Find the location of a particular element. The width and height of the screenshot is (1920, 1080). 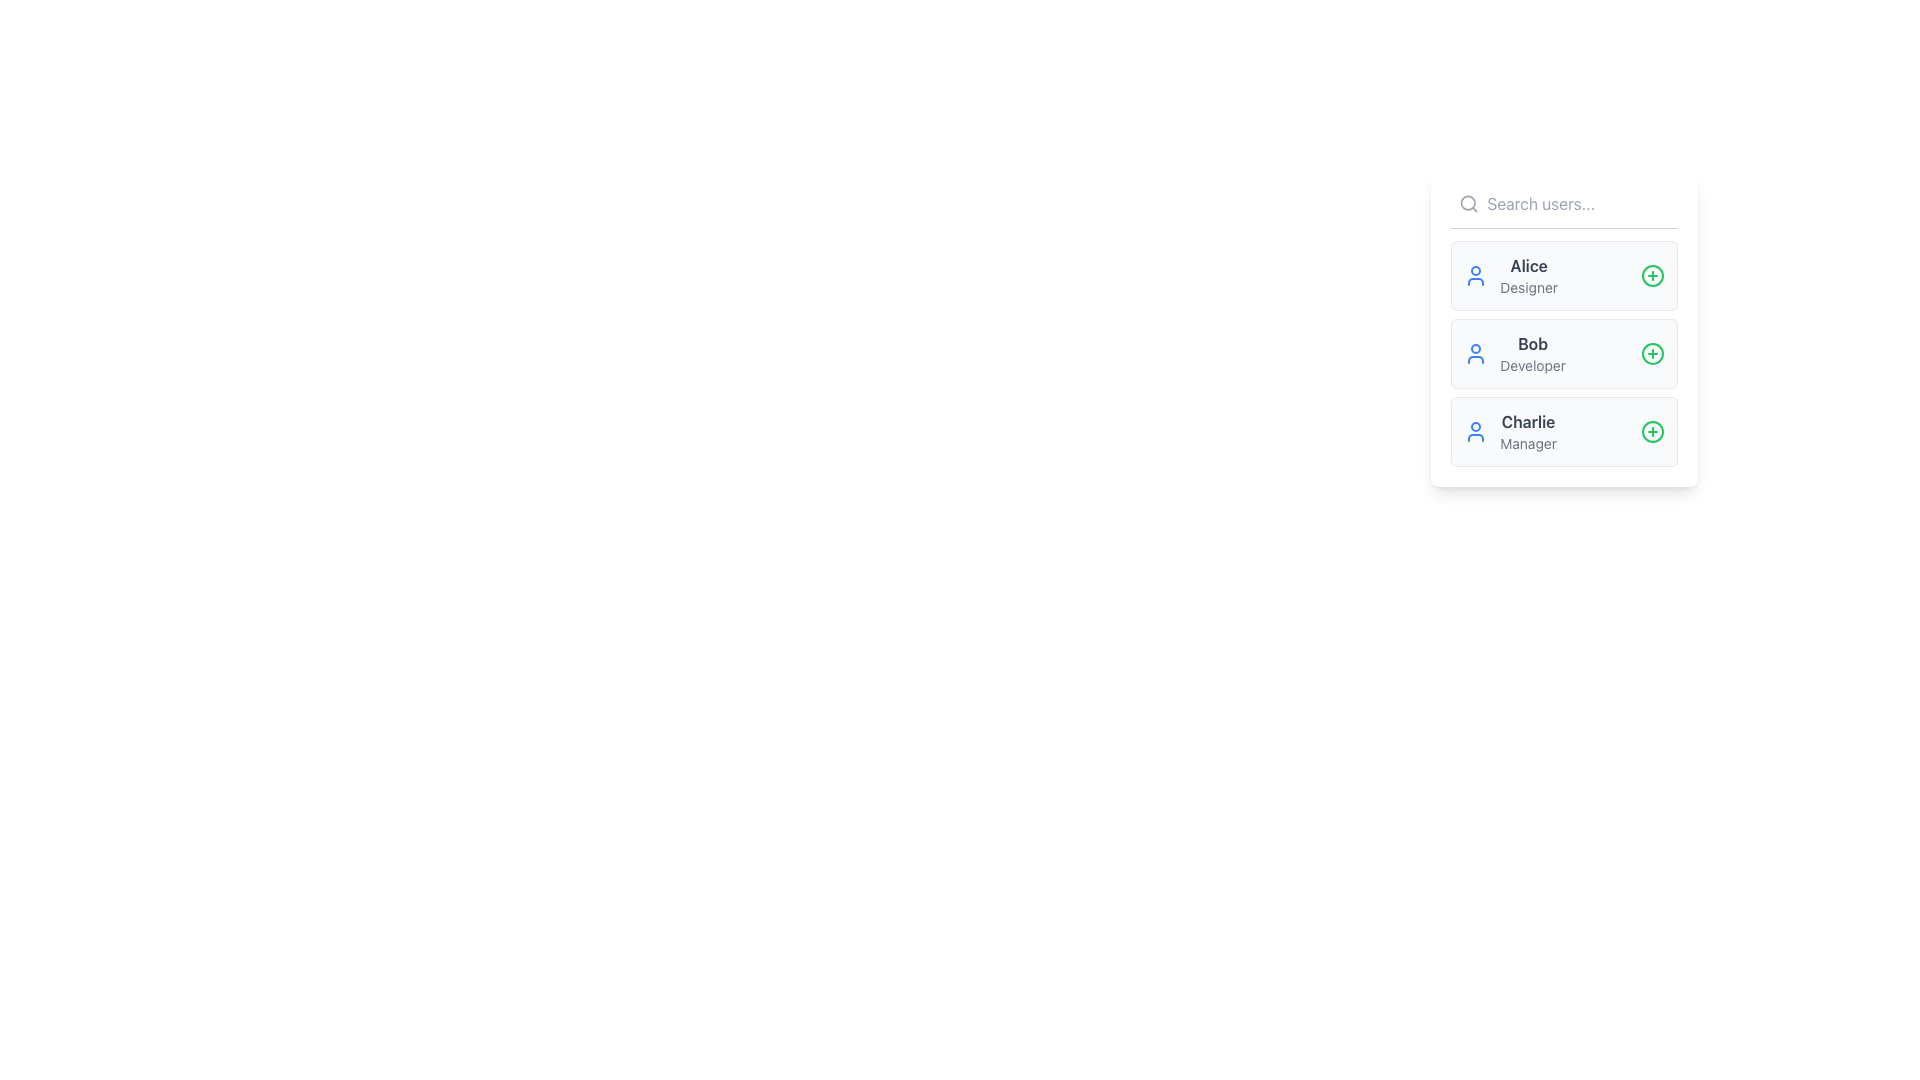

the circular icon button with a green outline and a plus sign, located to the right of 'Charlie Manager', to initiate an action related to 'Charlie Manager' is located at coordinates (1652, 431).